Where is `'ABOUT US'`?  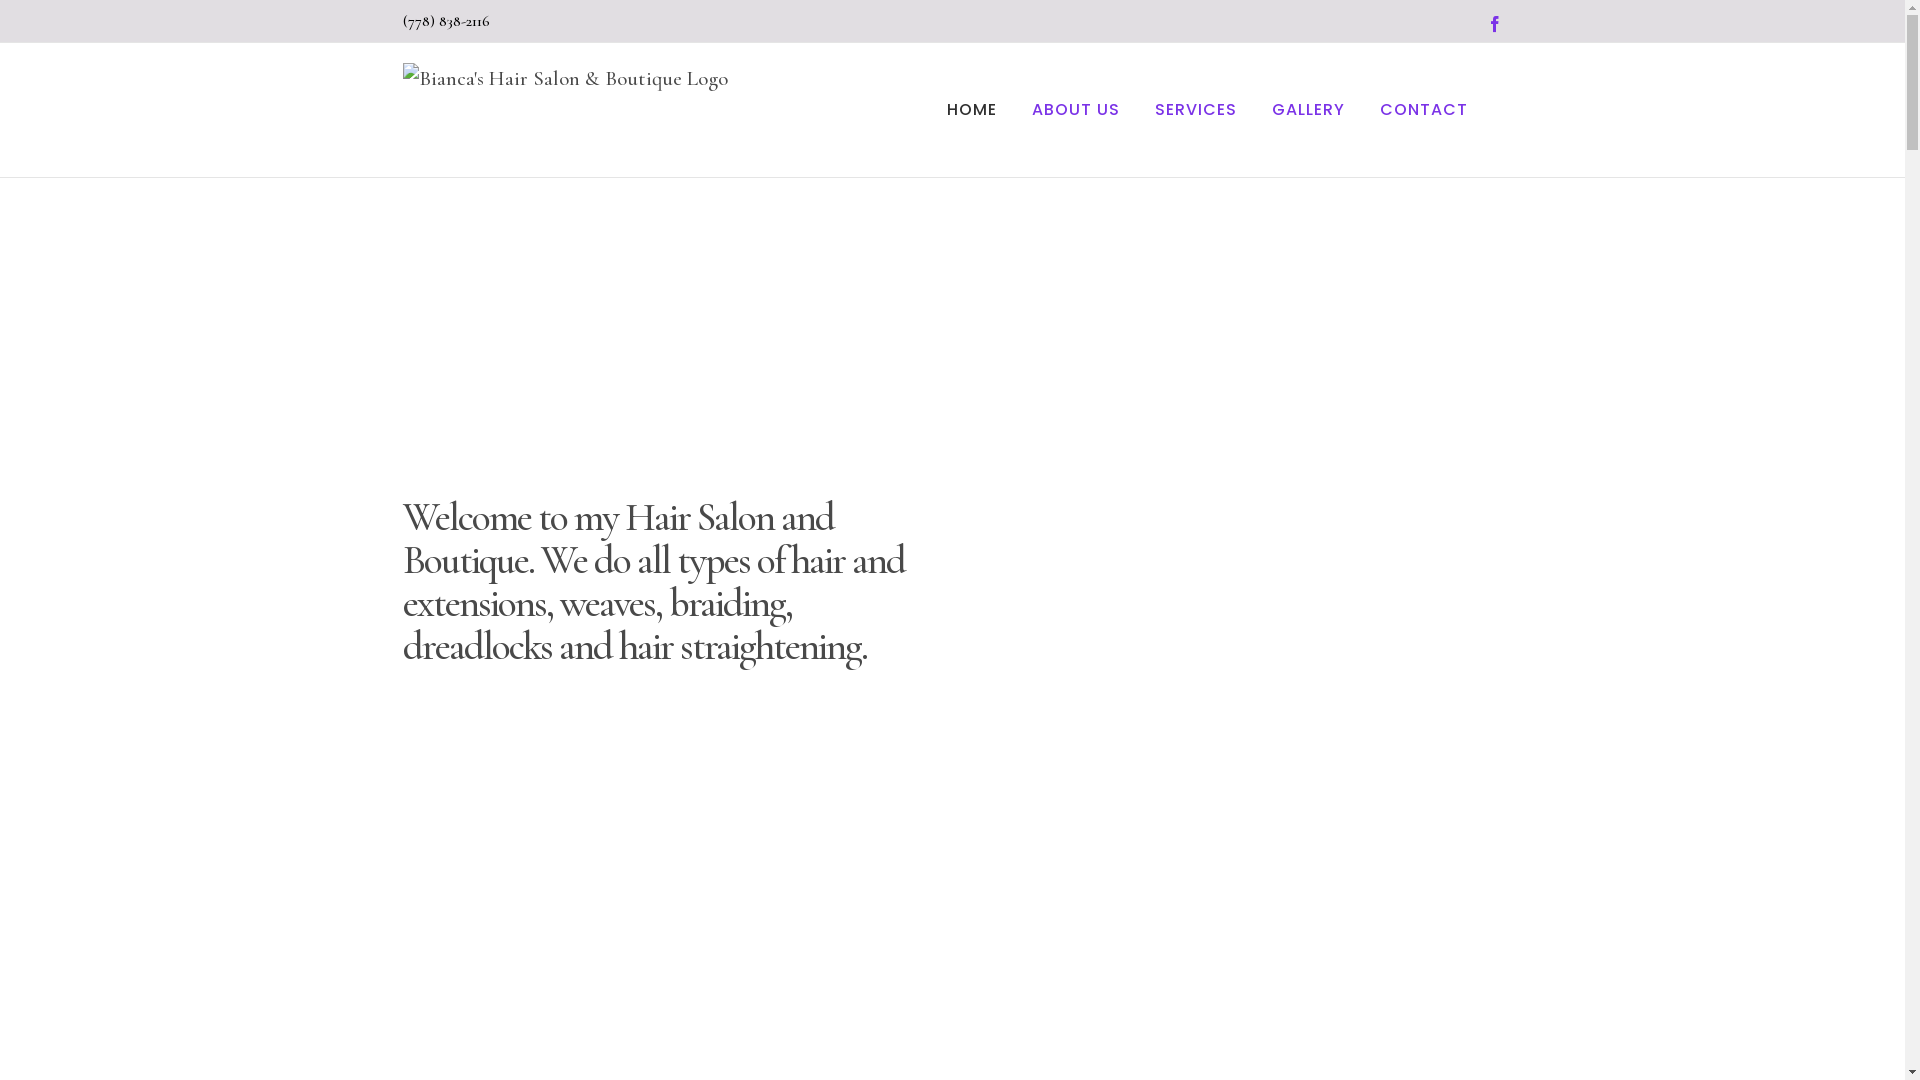
'ABOUT US' is located at coordinates (1032, 110).